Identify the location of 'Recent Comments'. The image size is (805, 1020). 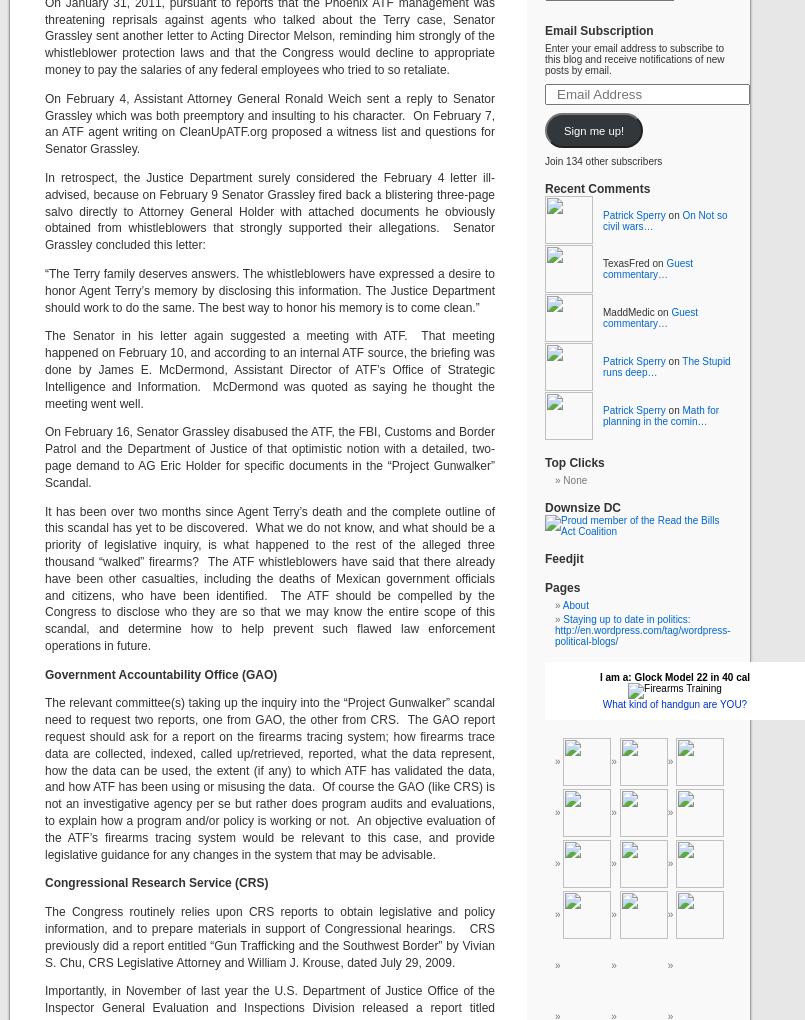
(597, 188).